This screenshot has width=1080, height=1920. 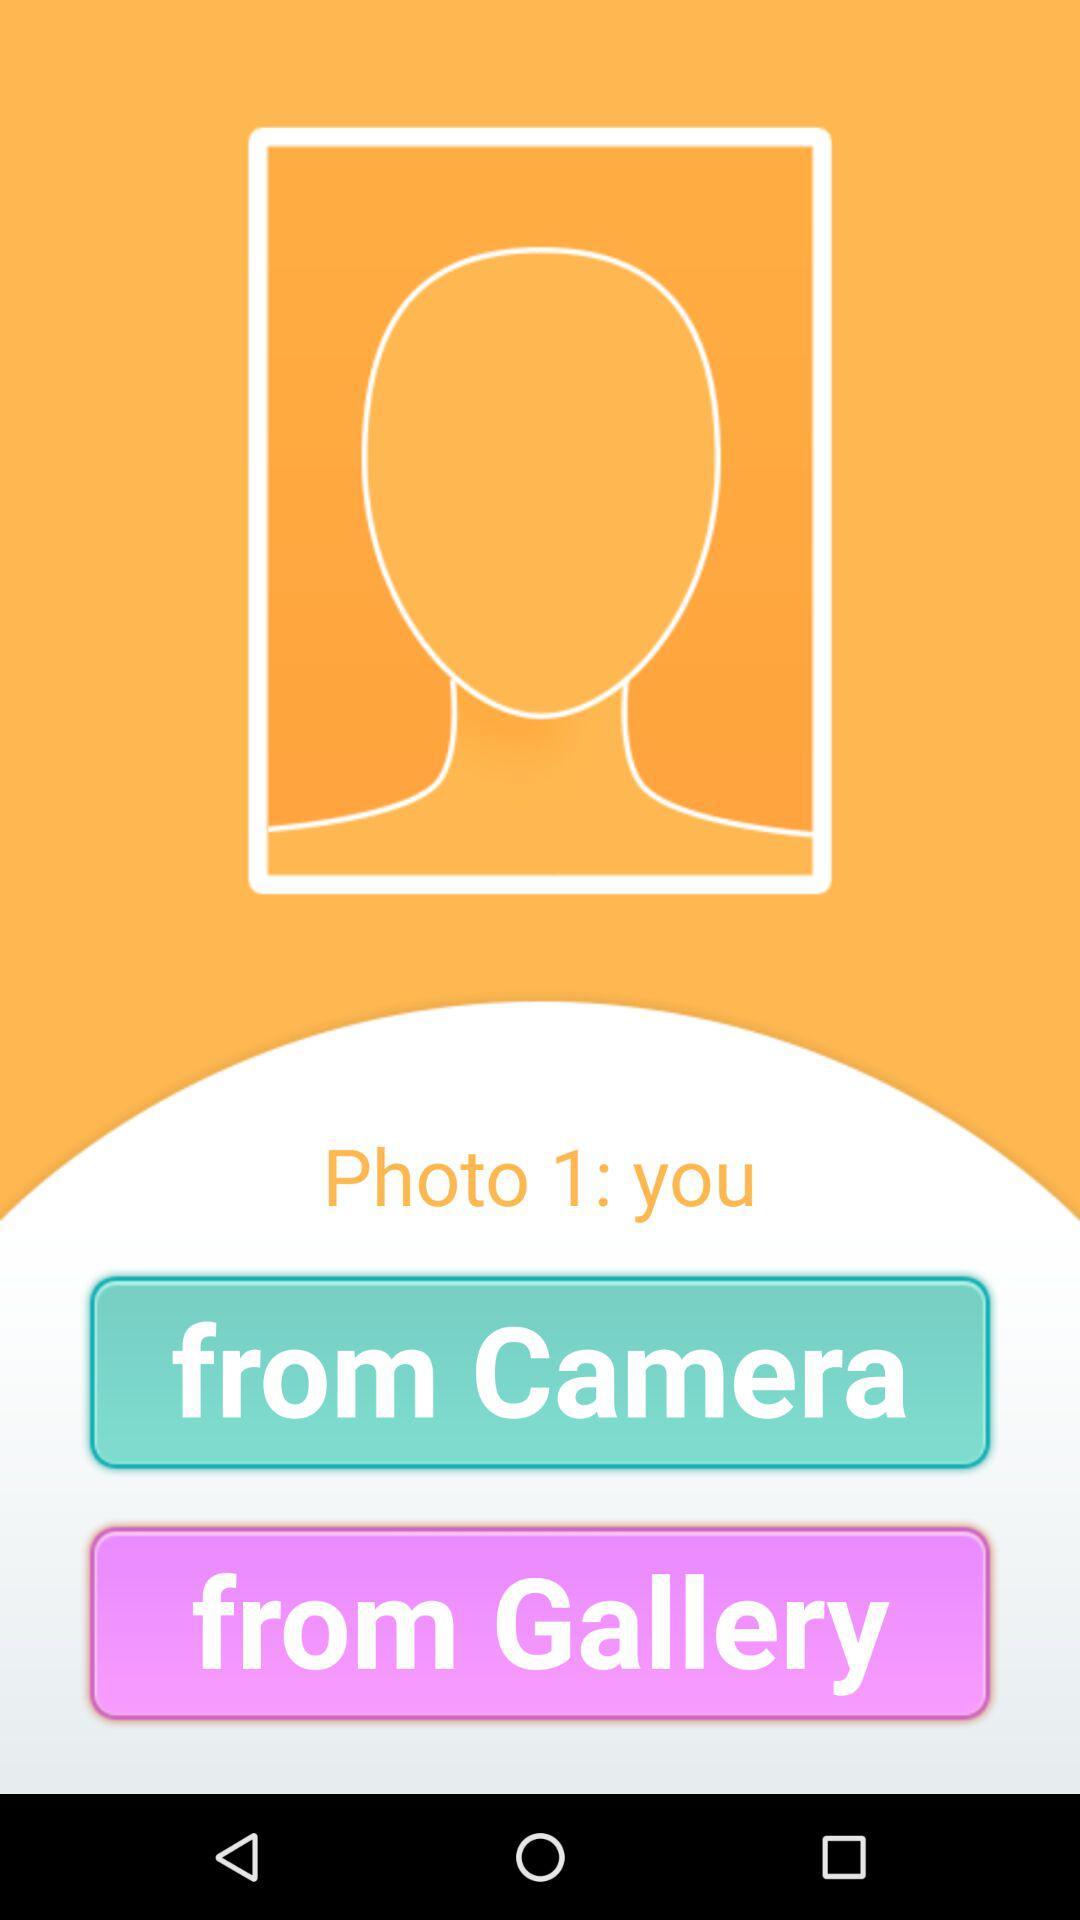 What do you see at coordinates (540, 1371) in the screenshot?
I see `icon below photo 1: you` at bounding box center [540, 1371].